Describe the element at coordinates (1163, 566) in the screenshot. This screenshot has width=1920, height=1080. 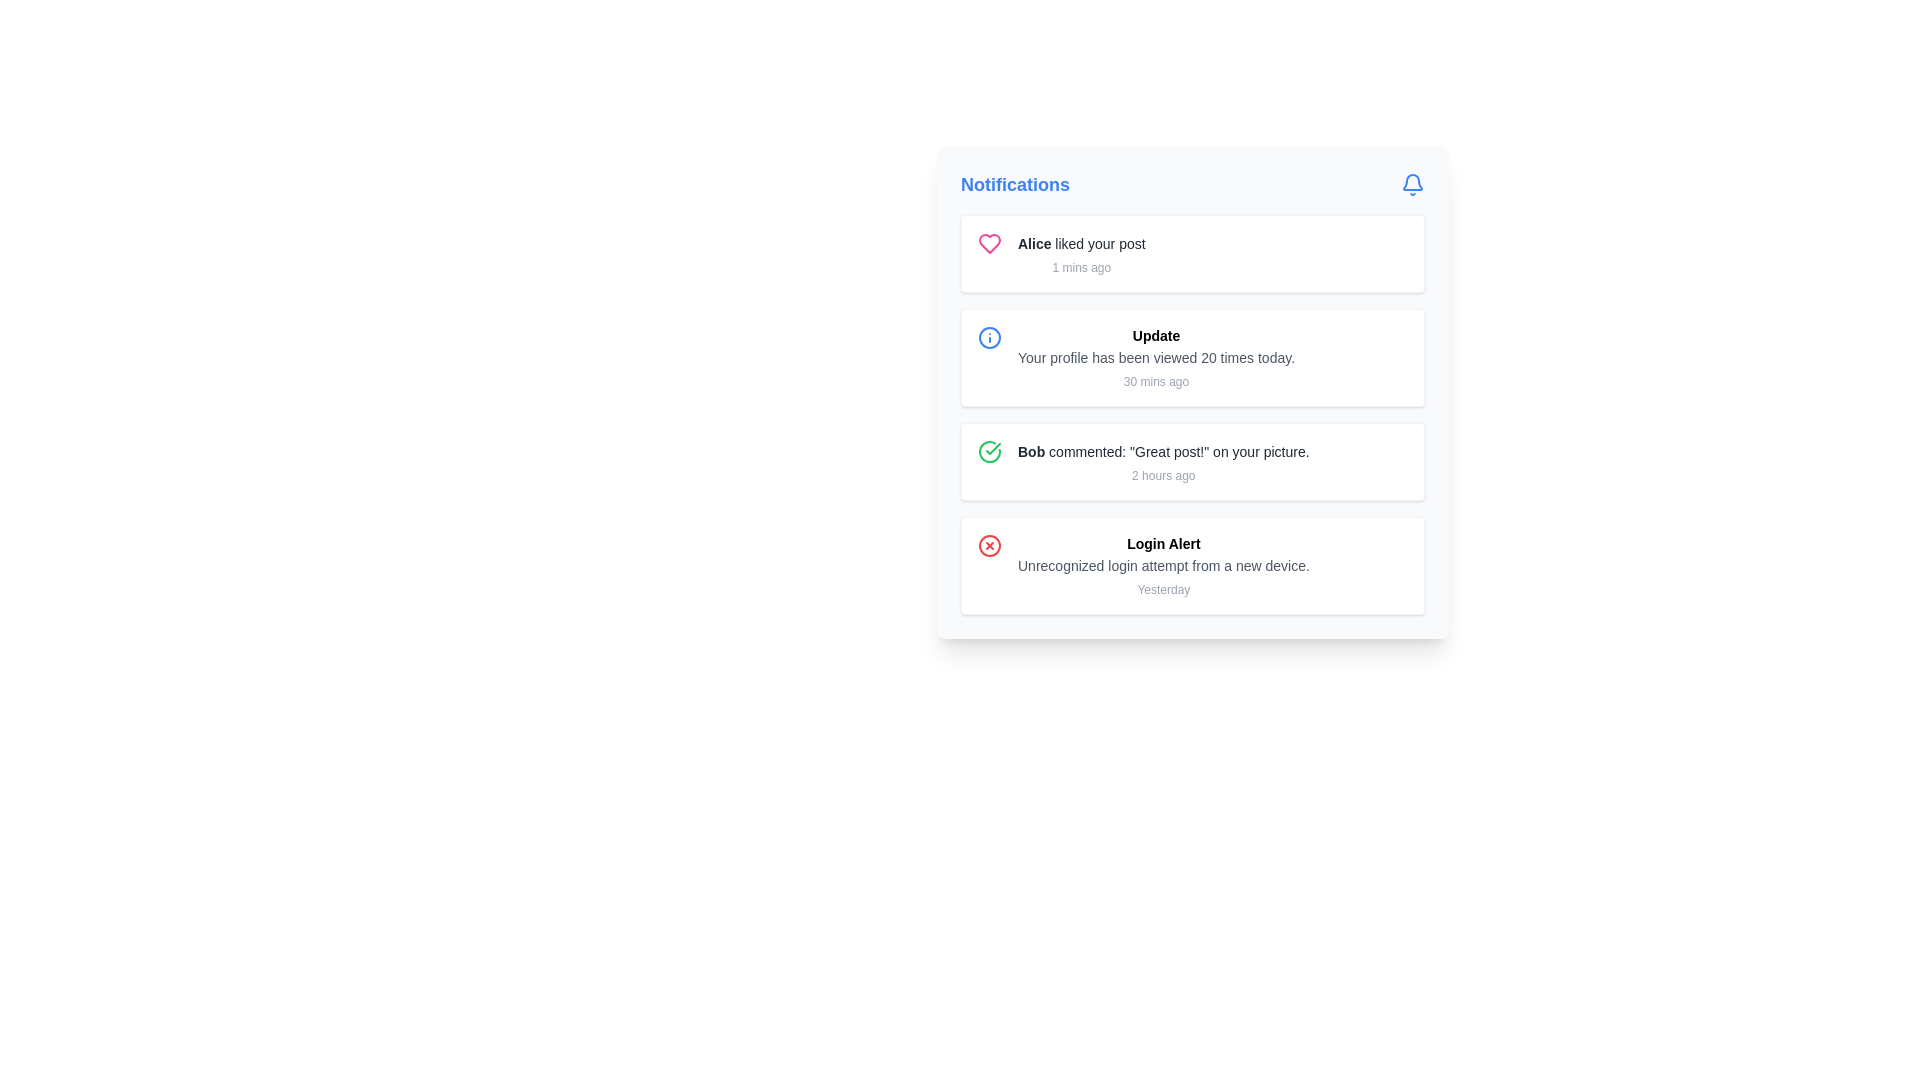
I see `the content of the security notification informing about a login attempt from an unrecognized device, located at the bottom of the notification panel` at that location.